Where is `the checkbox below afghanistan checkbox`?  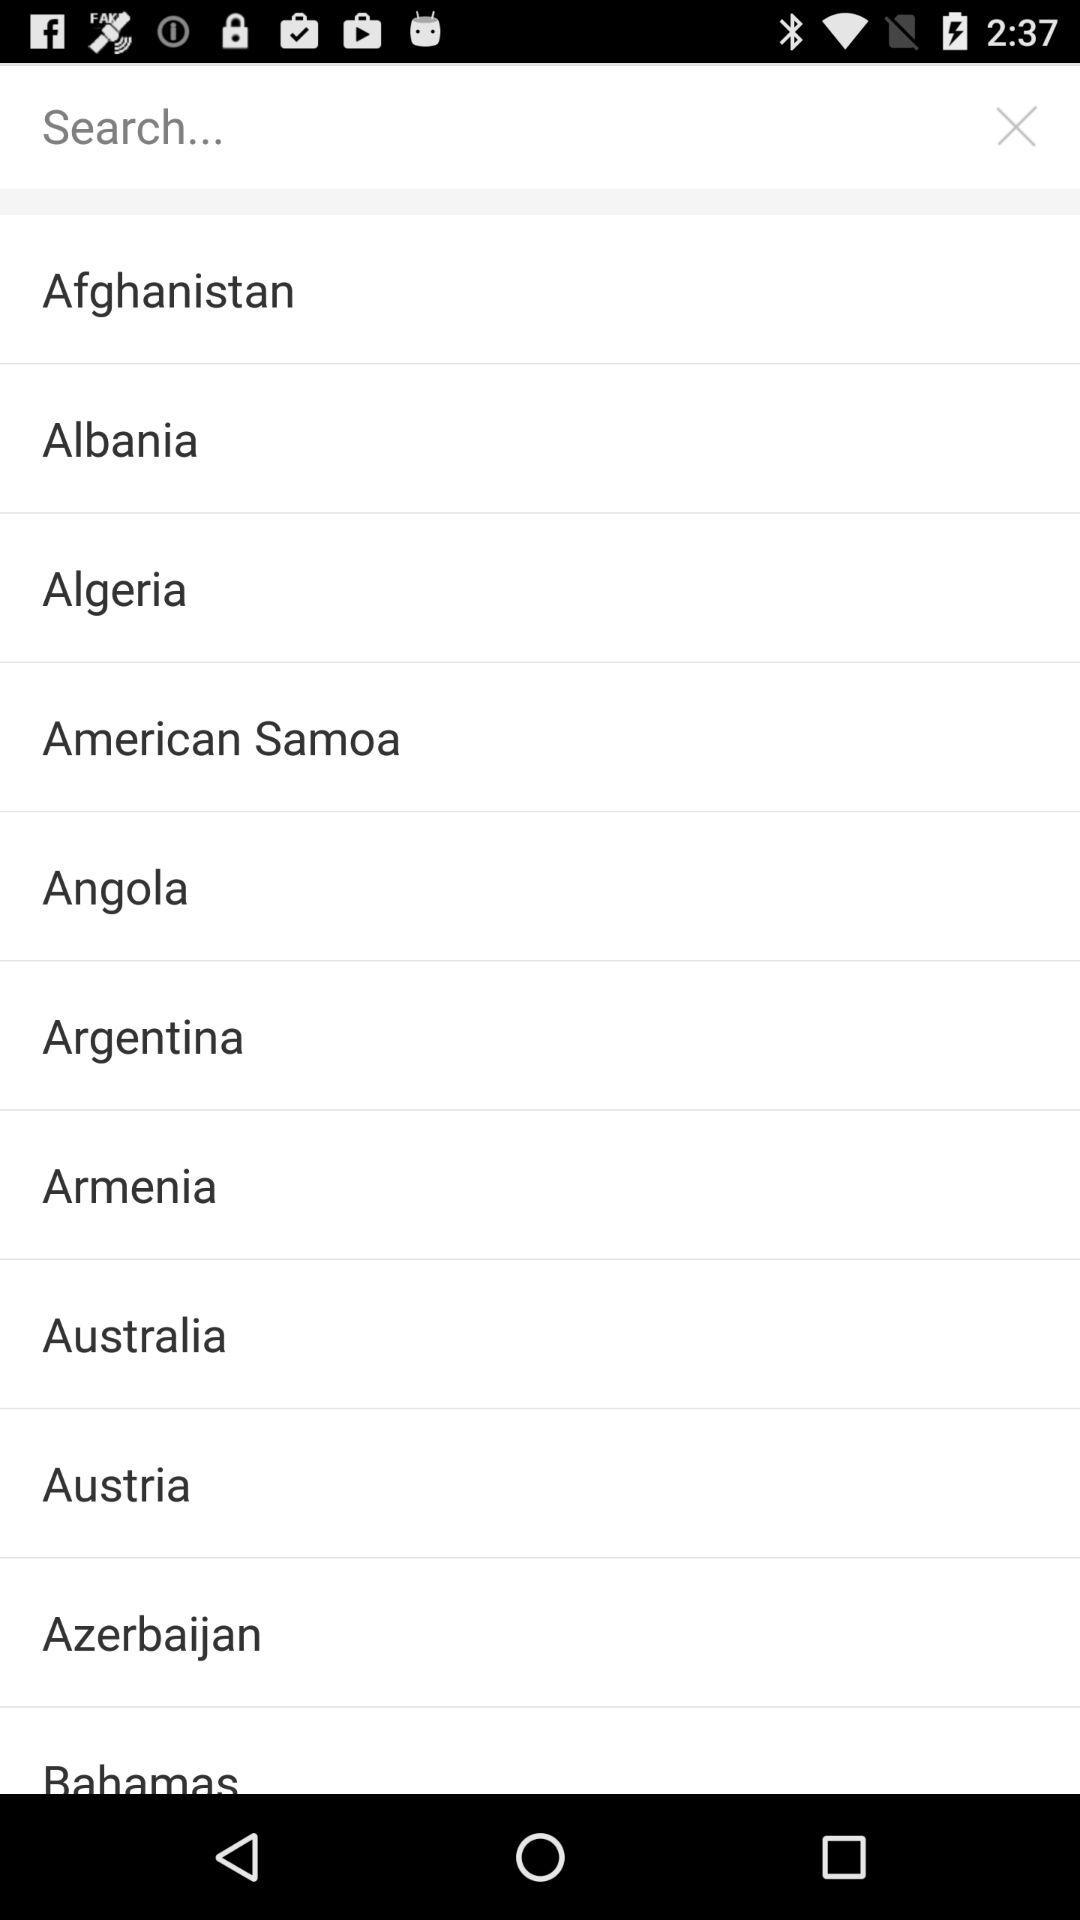 the checkbox below afghanistan checkbox is located at coordinates (540, 437).